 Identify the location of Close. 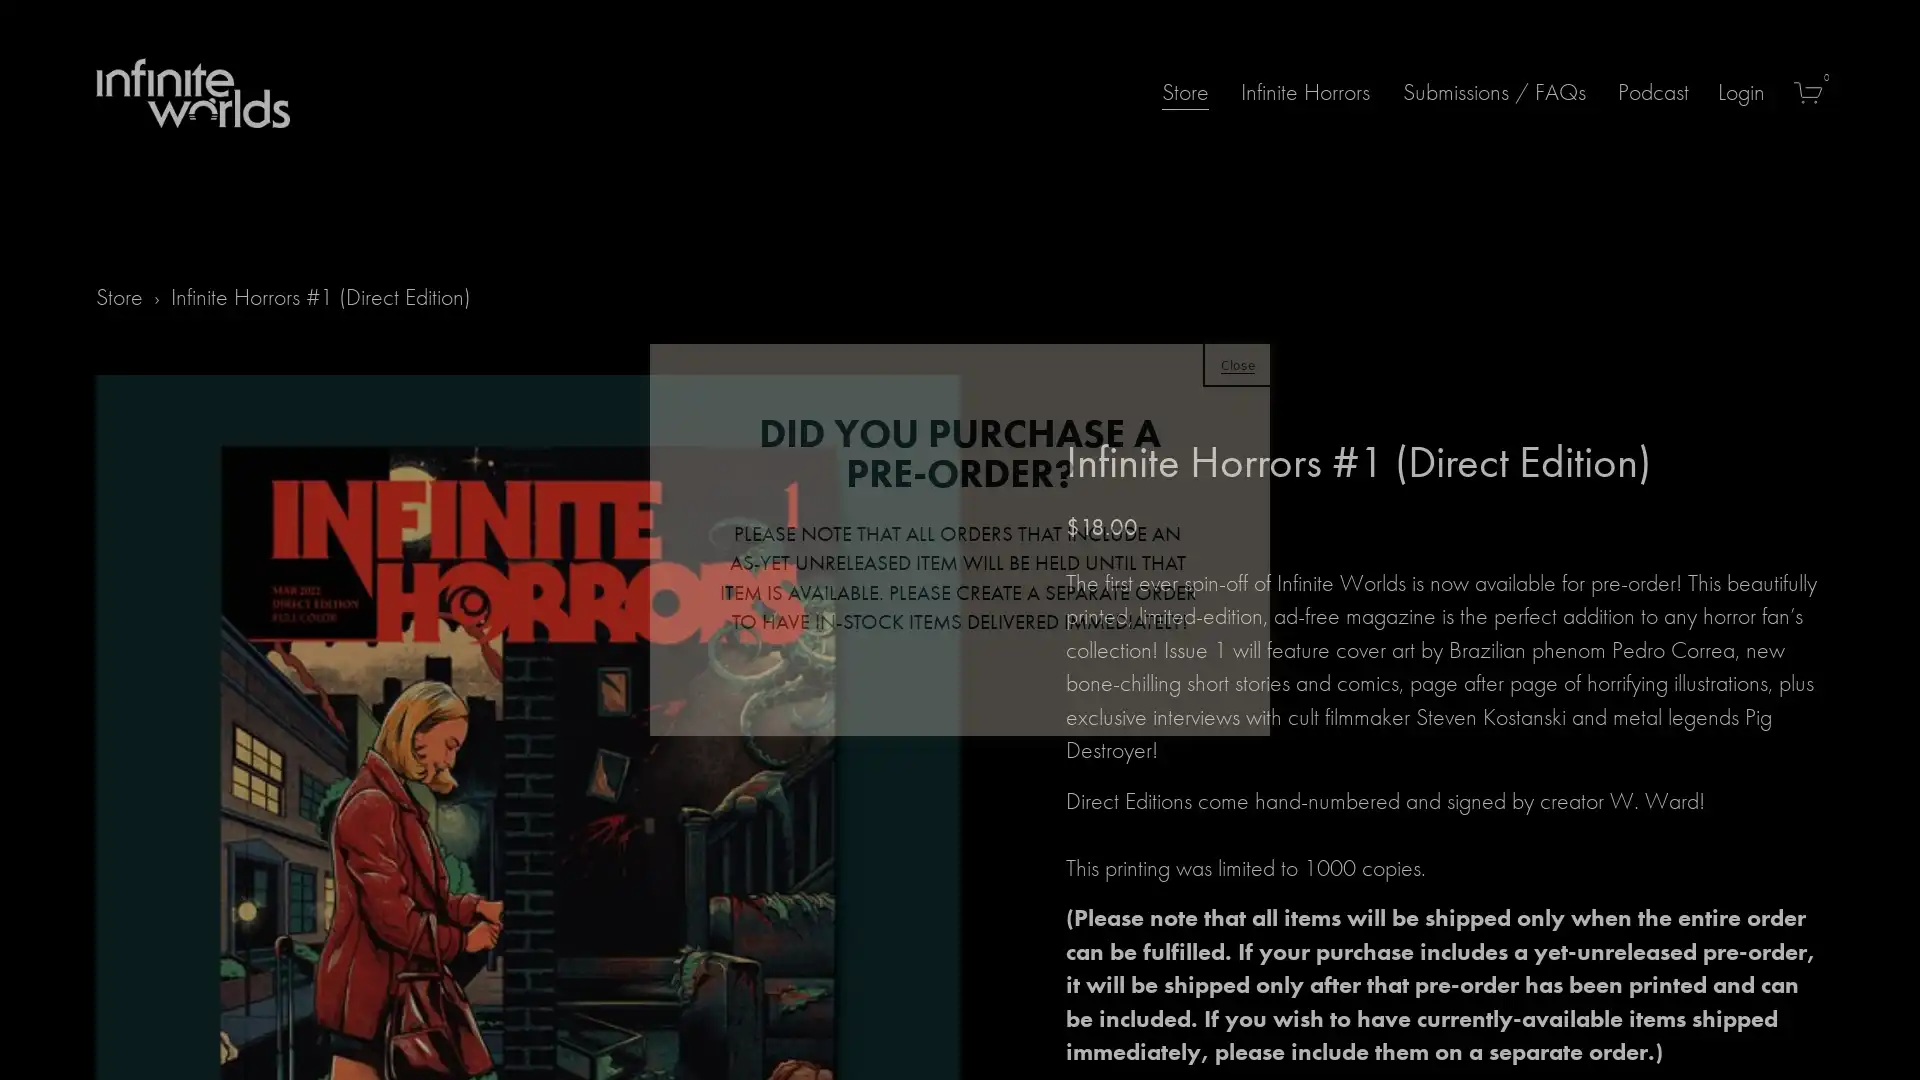
(1237, 362).